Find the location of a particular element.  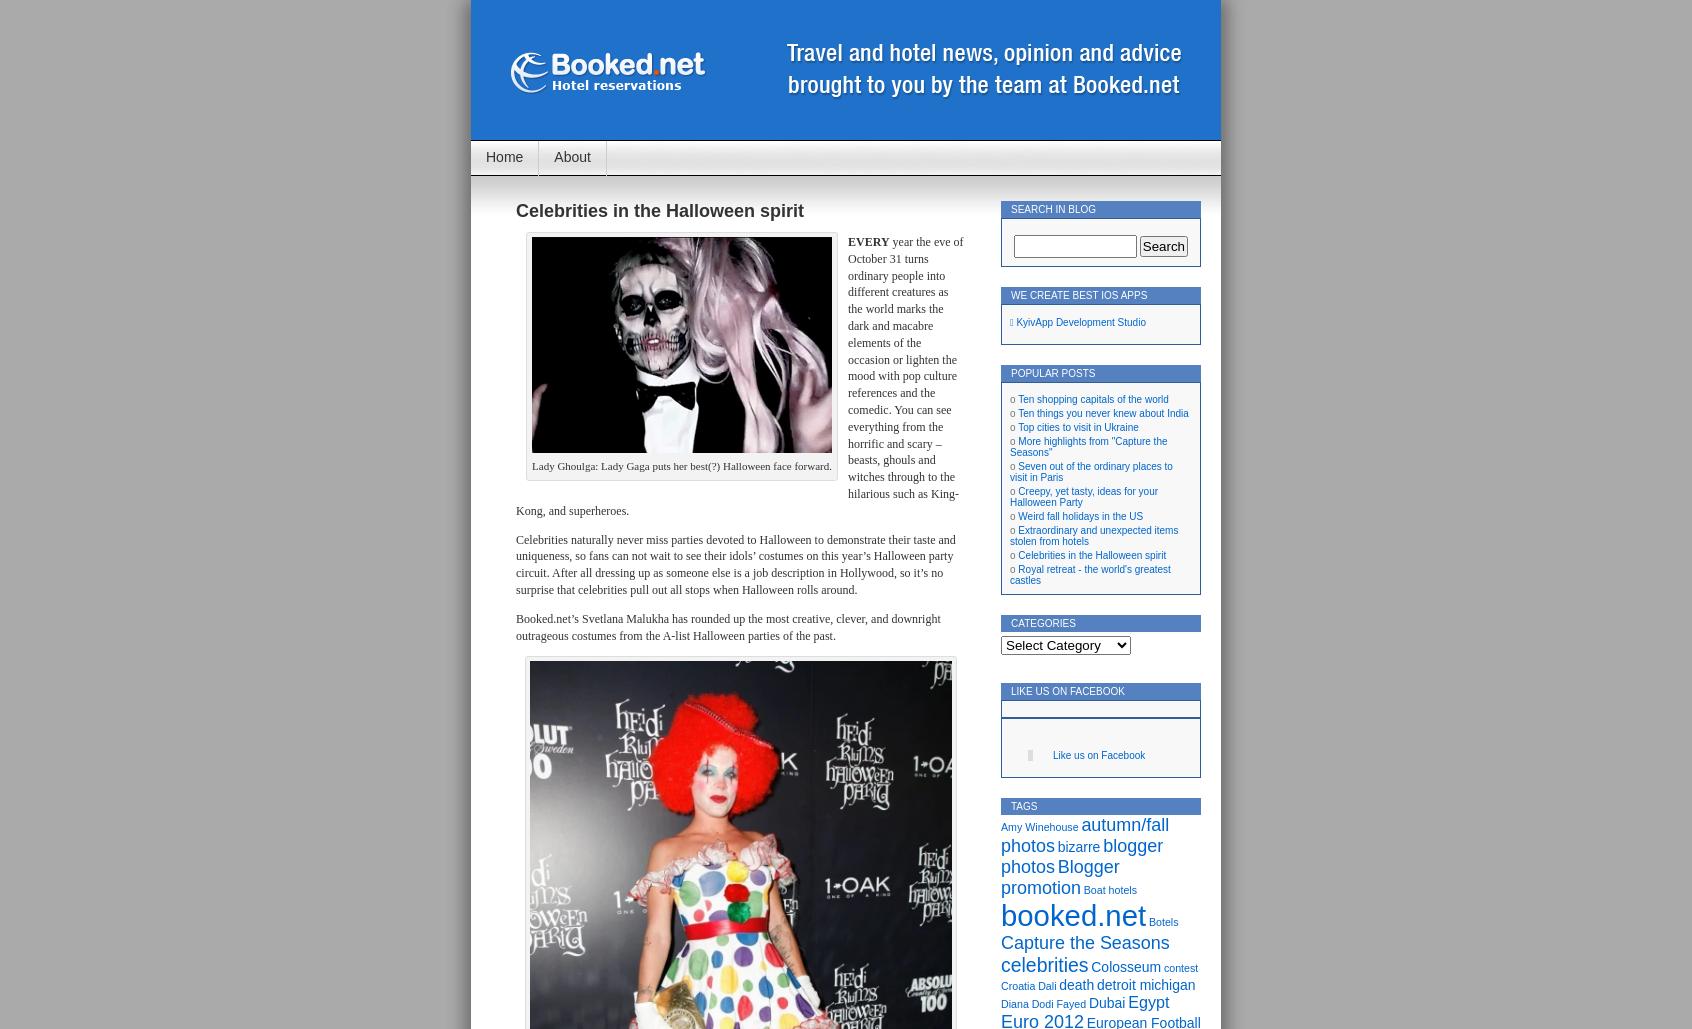

'Ten things you never knew about India' is located at coordinates (1103, 412).